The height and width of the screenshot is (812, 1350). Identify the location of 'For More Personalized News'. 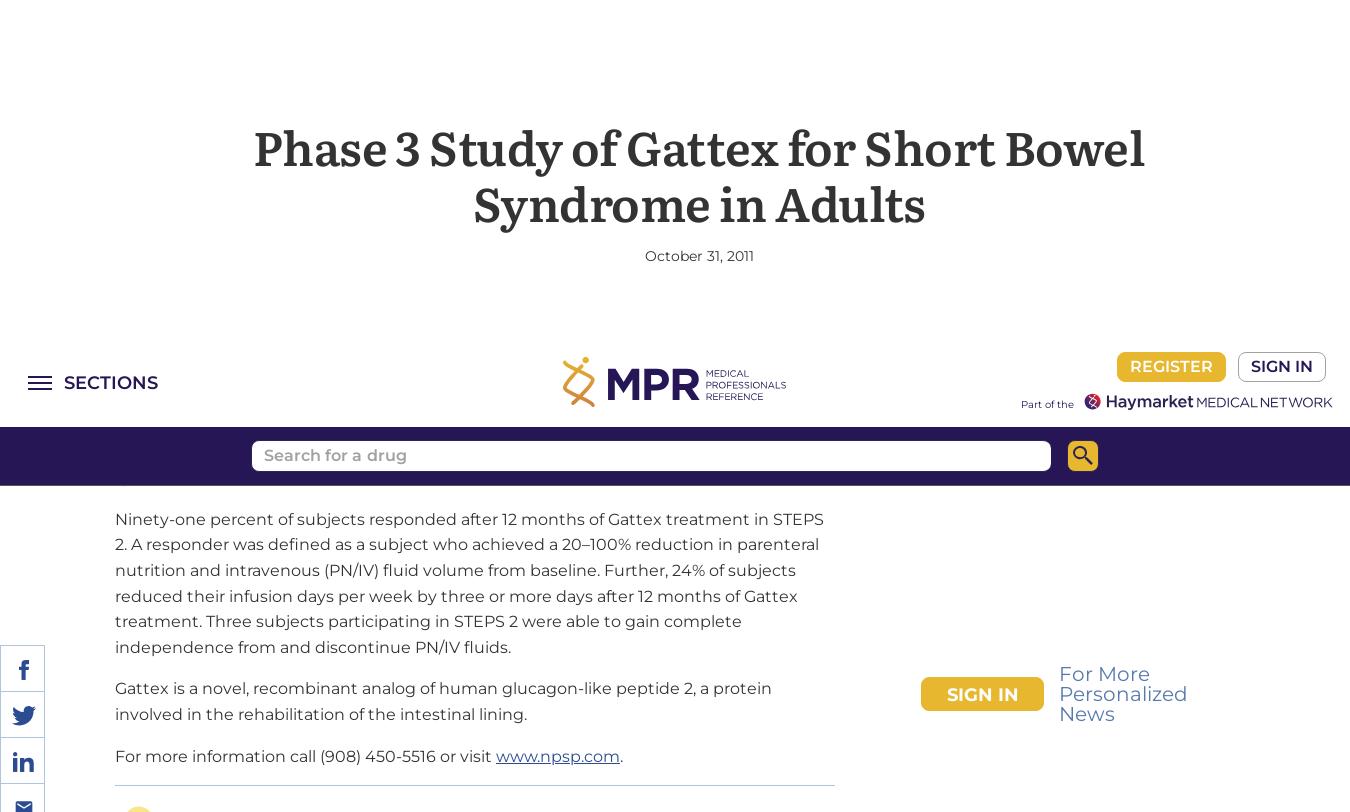
(1123, 420).